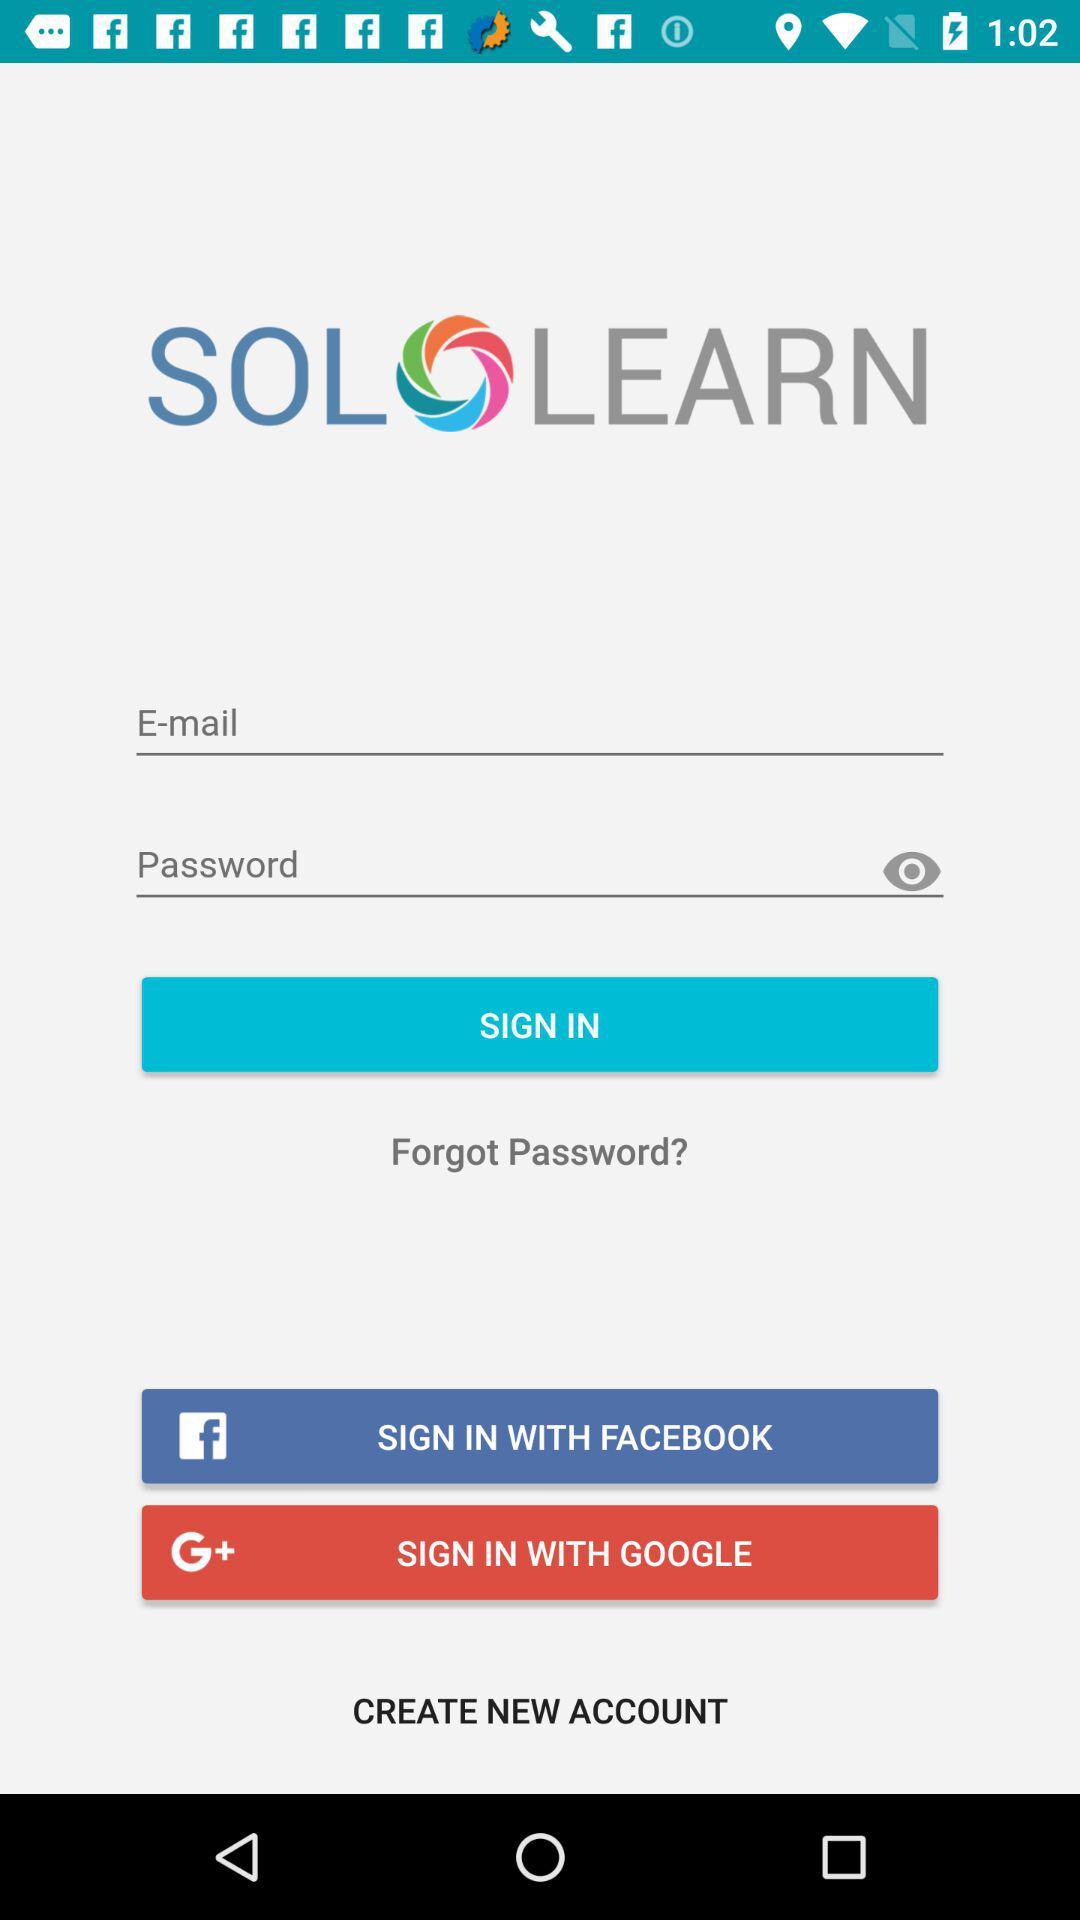 Image resolution: width=1080 pixels, height=1920 pixels. I want to click on the create new account icon, so click(540, 1708).